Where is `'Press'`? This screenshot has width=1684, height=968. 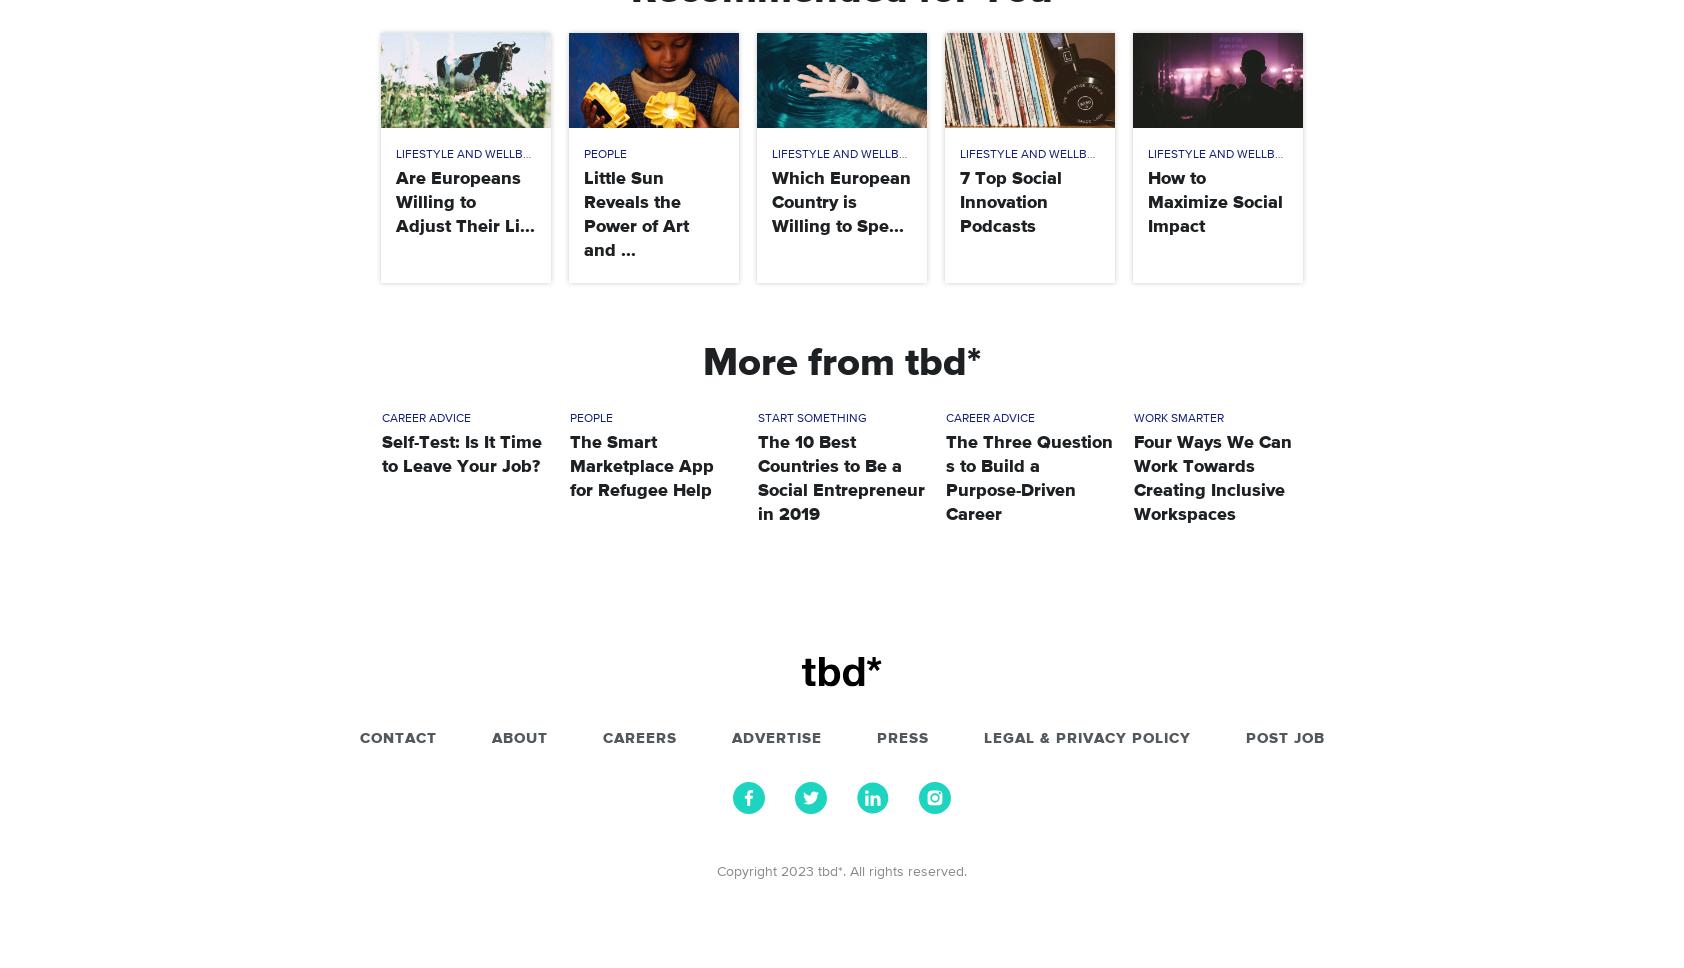 'Press' is located at coordinates (875, 738).